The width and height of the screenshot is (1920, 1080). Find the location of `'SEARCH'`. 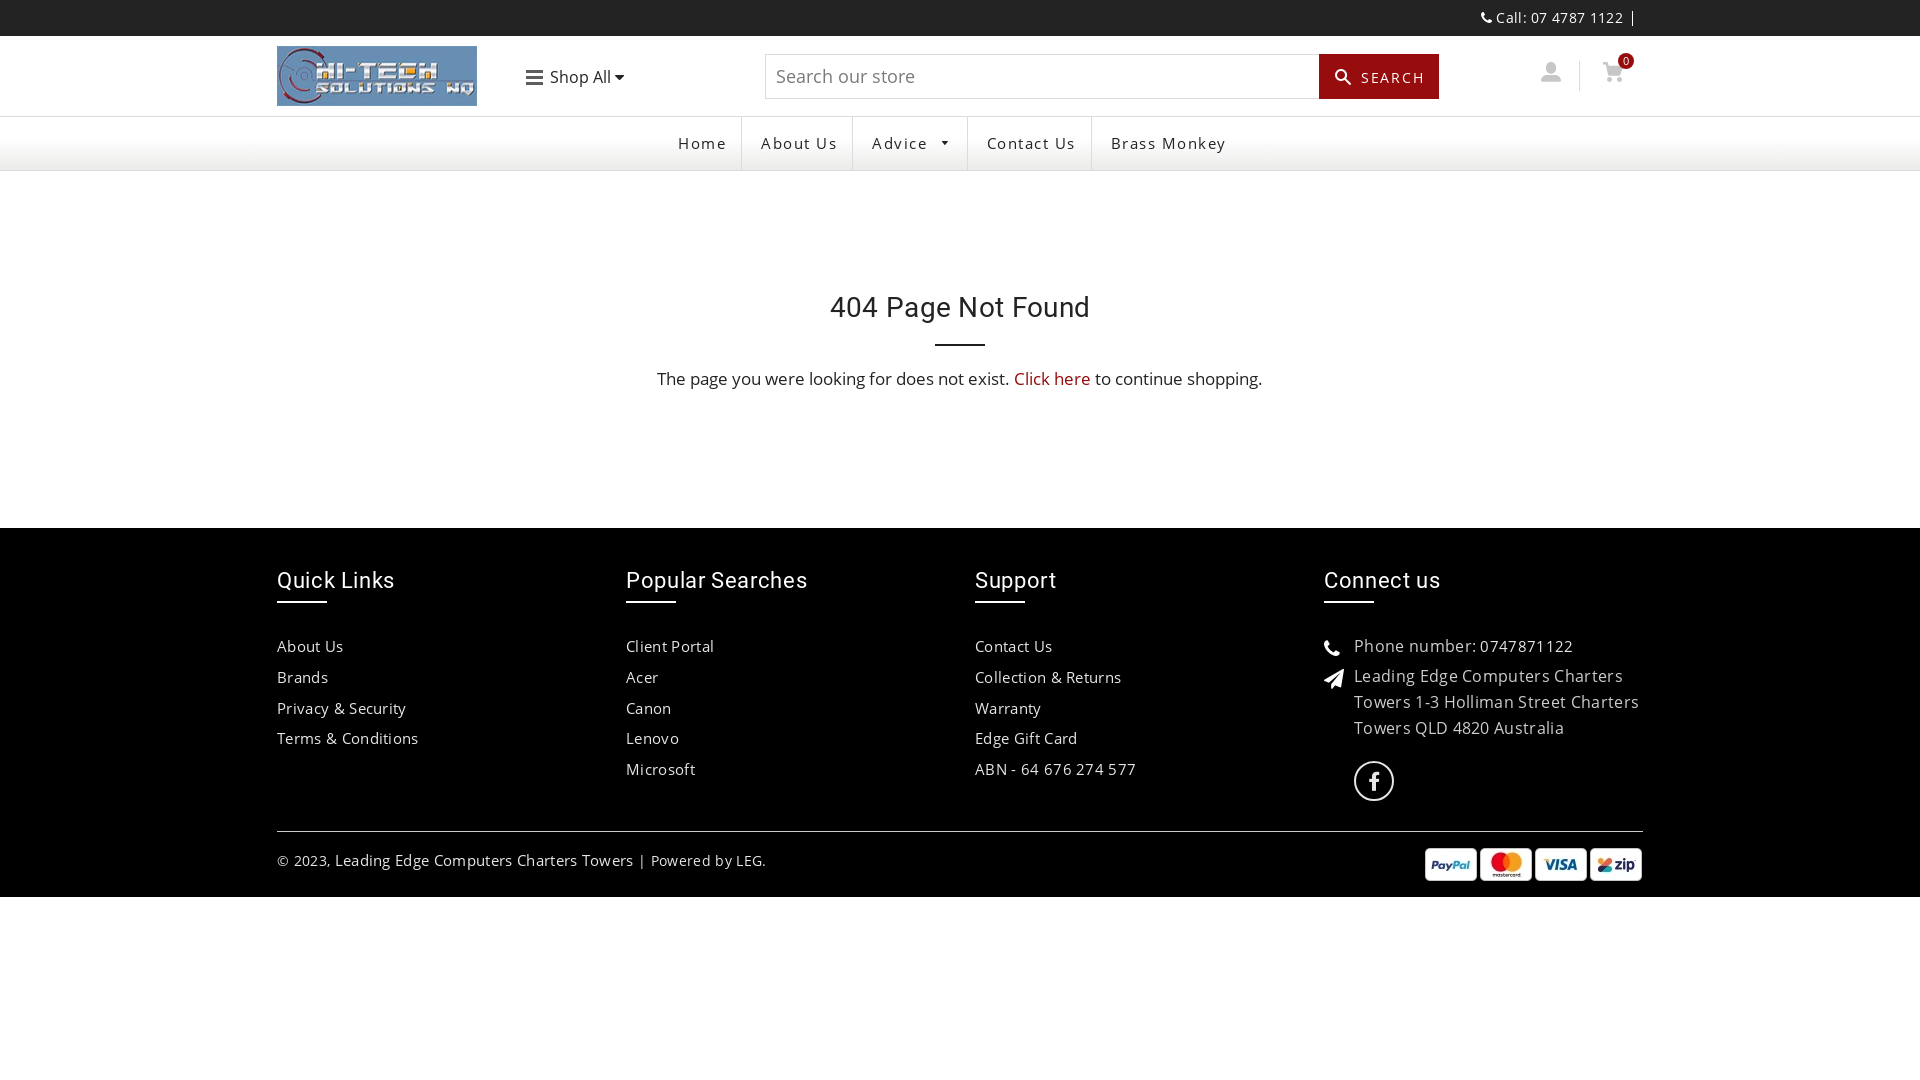

'SEARCH' is located at coordinates (1377, 75).